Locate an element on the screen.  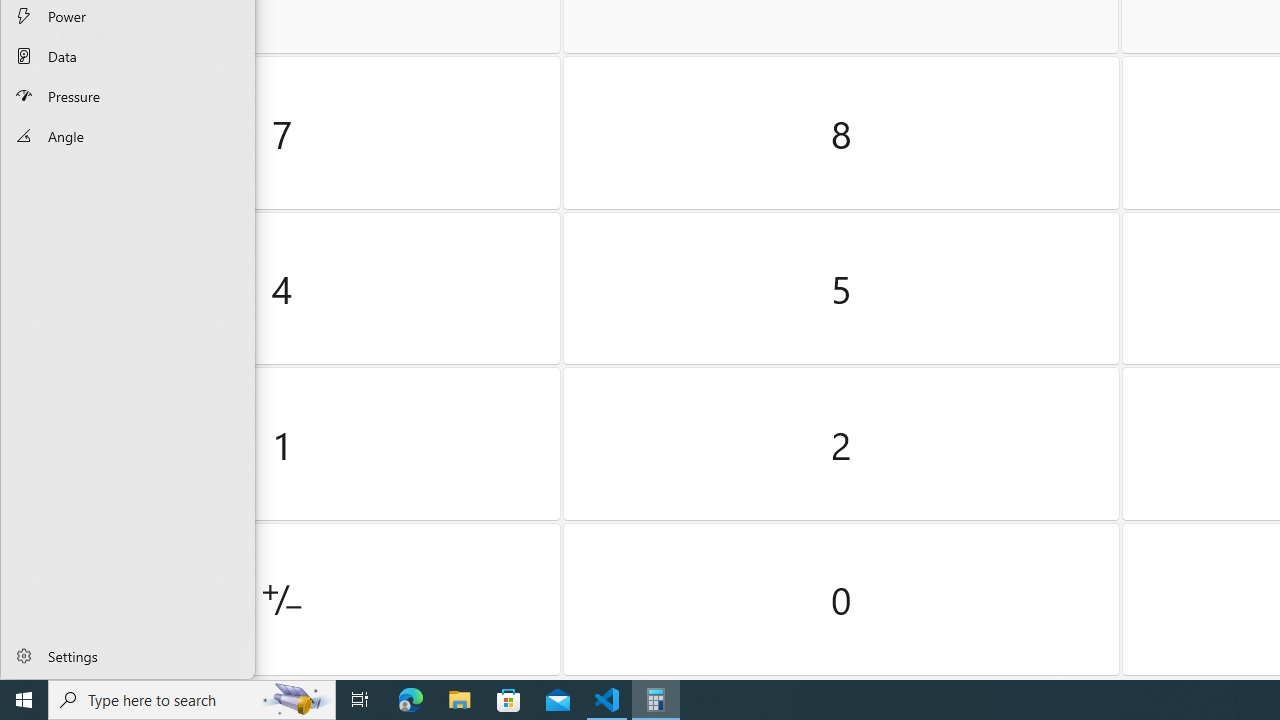
'Zero' is located at coordinates (841, 598).